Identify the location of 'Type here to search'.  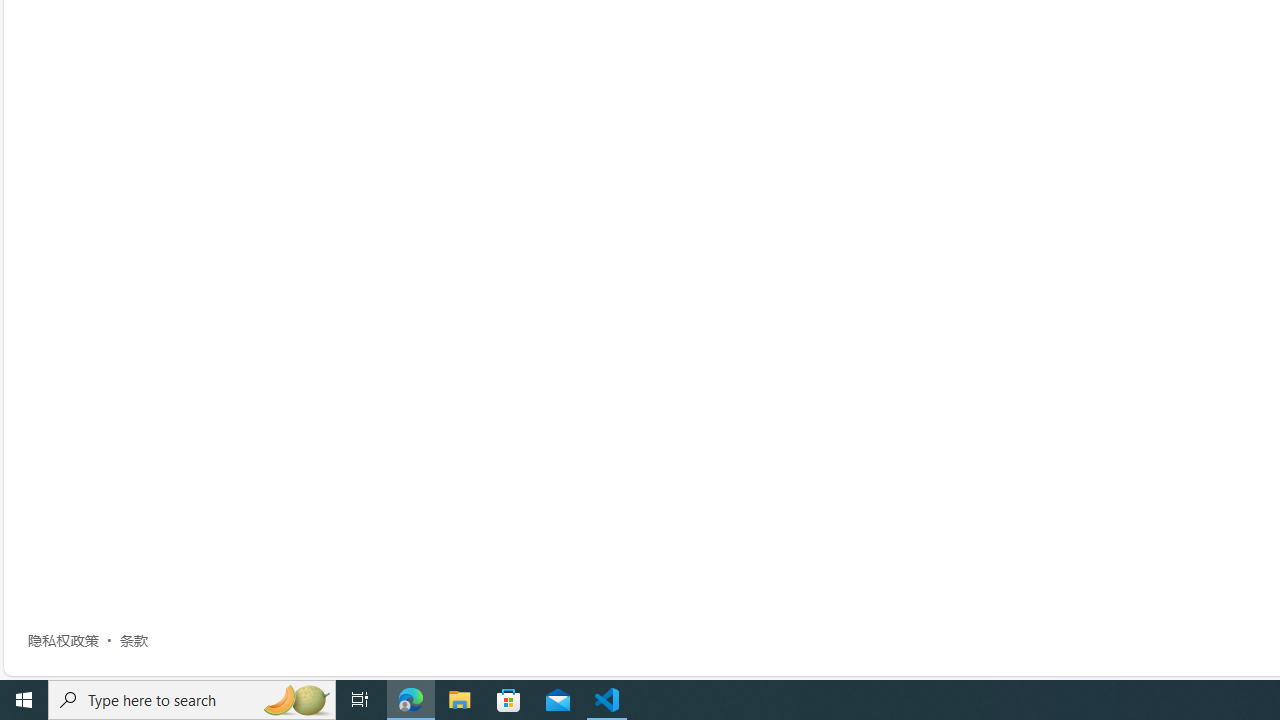
(192, 698).